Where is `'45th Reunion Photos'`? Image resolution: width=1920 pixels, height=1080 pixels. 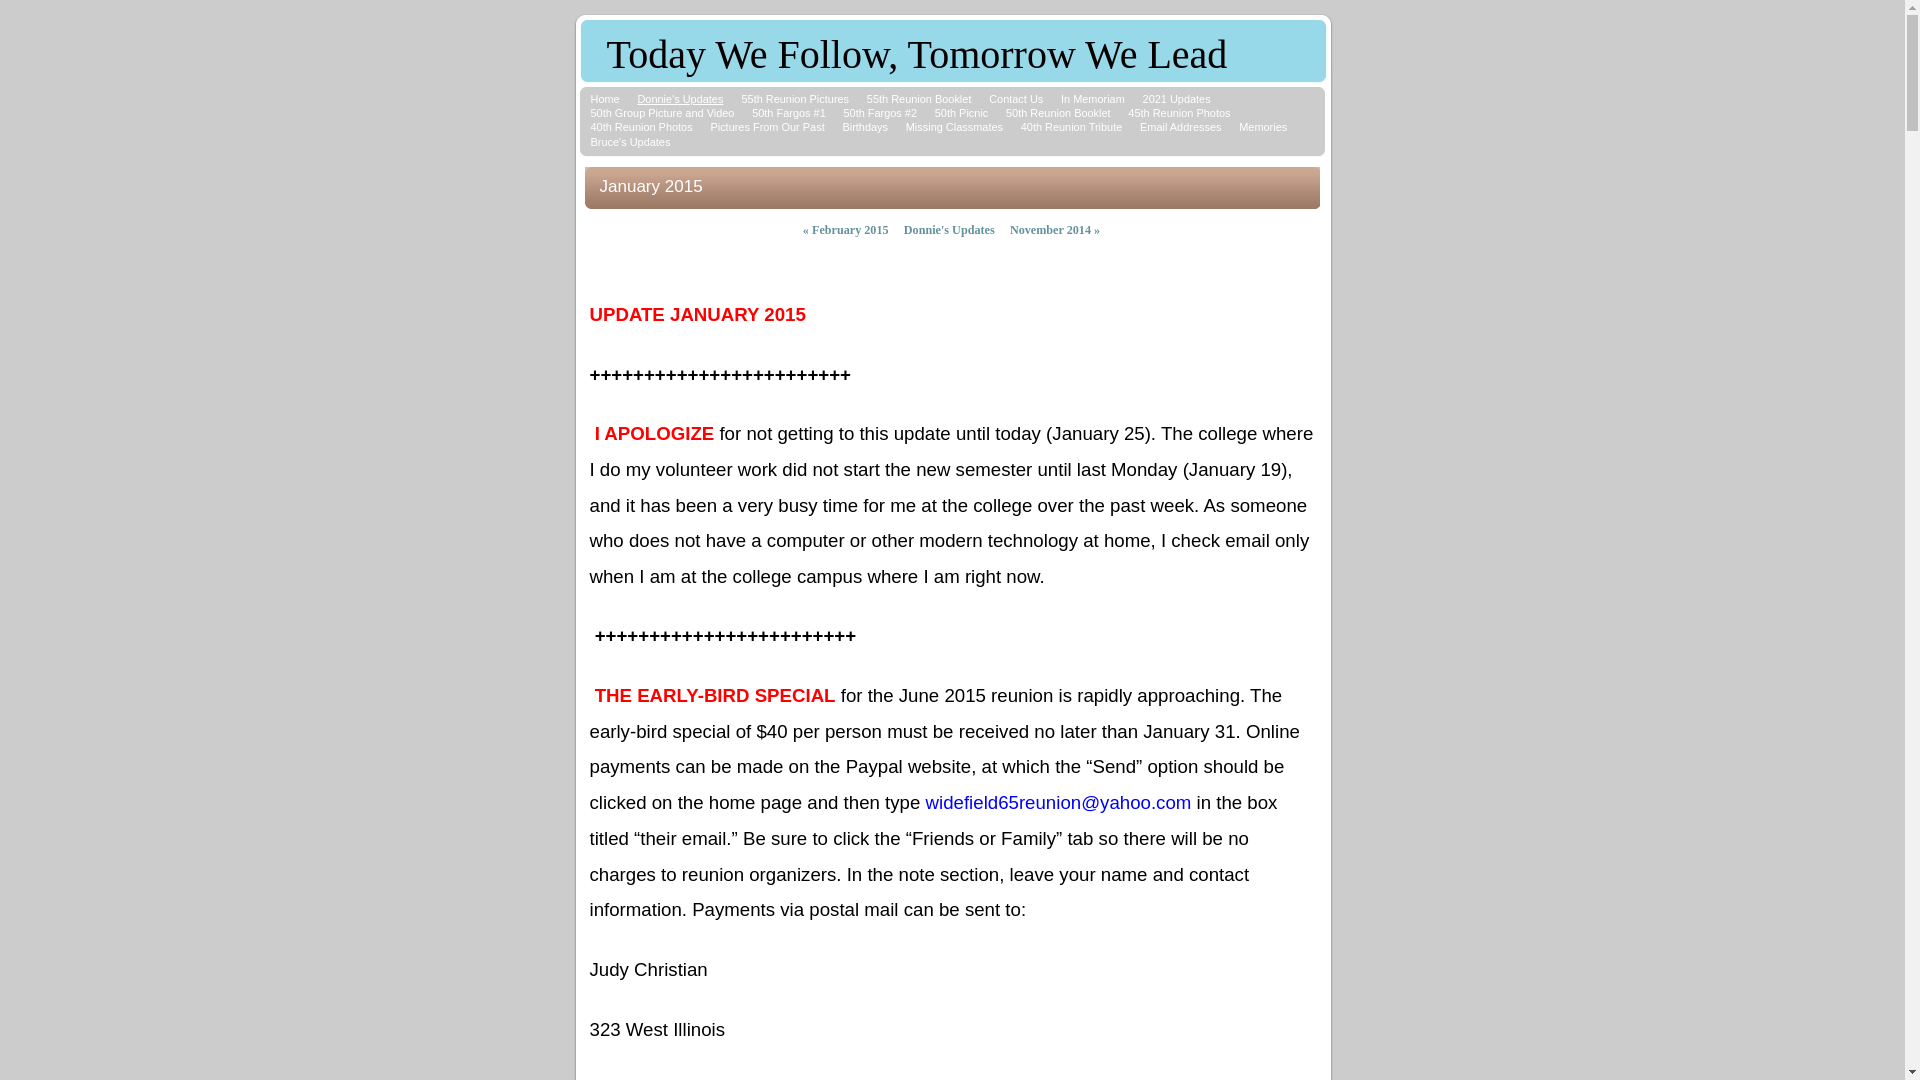
'45th Reunion Photos' is located at coordinates (1179, 112).